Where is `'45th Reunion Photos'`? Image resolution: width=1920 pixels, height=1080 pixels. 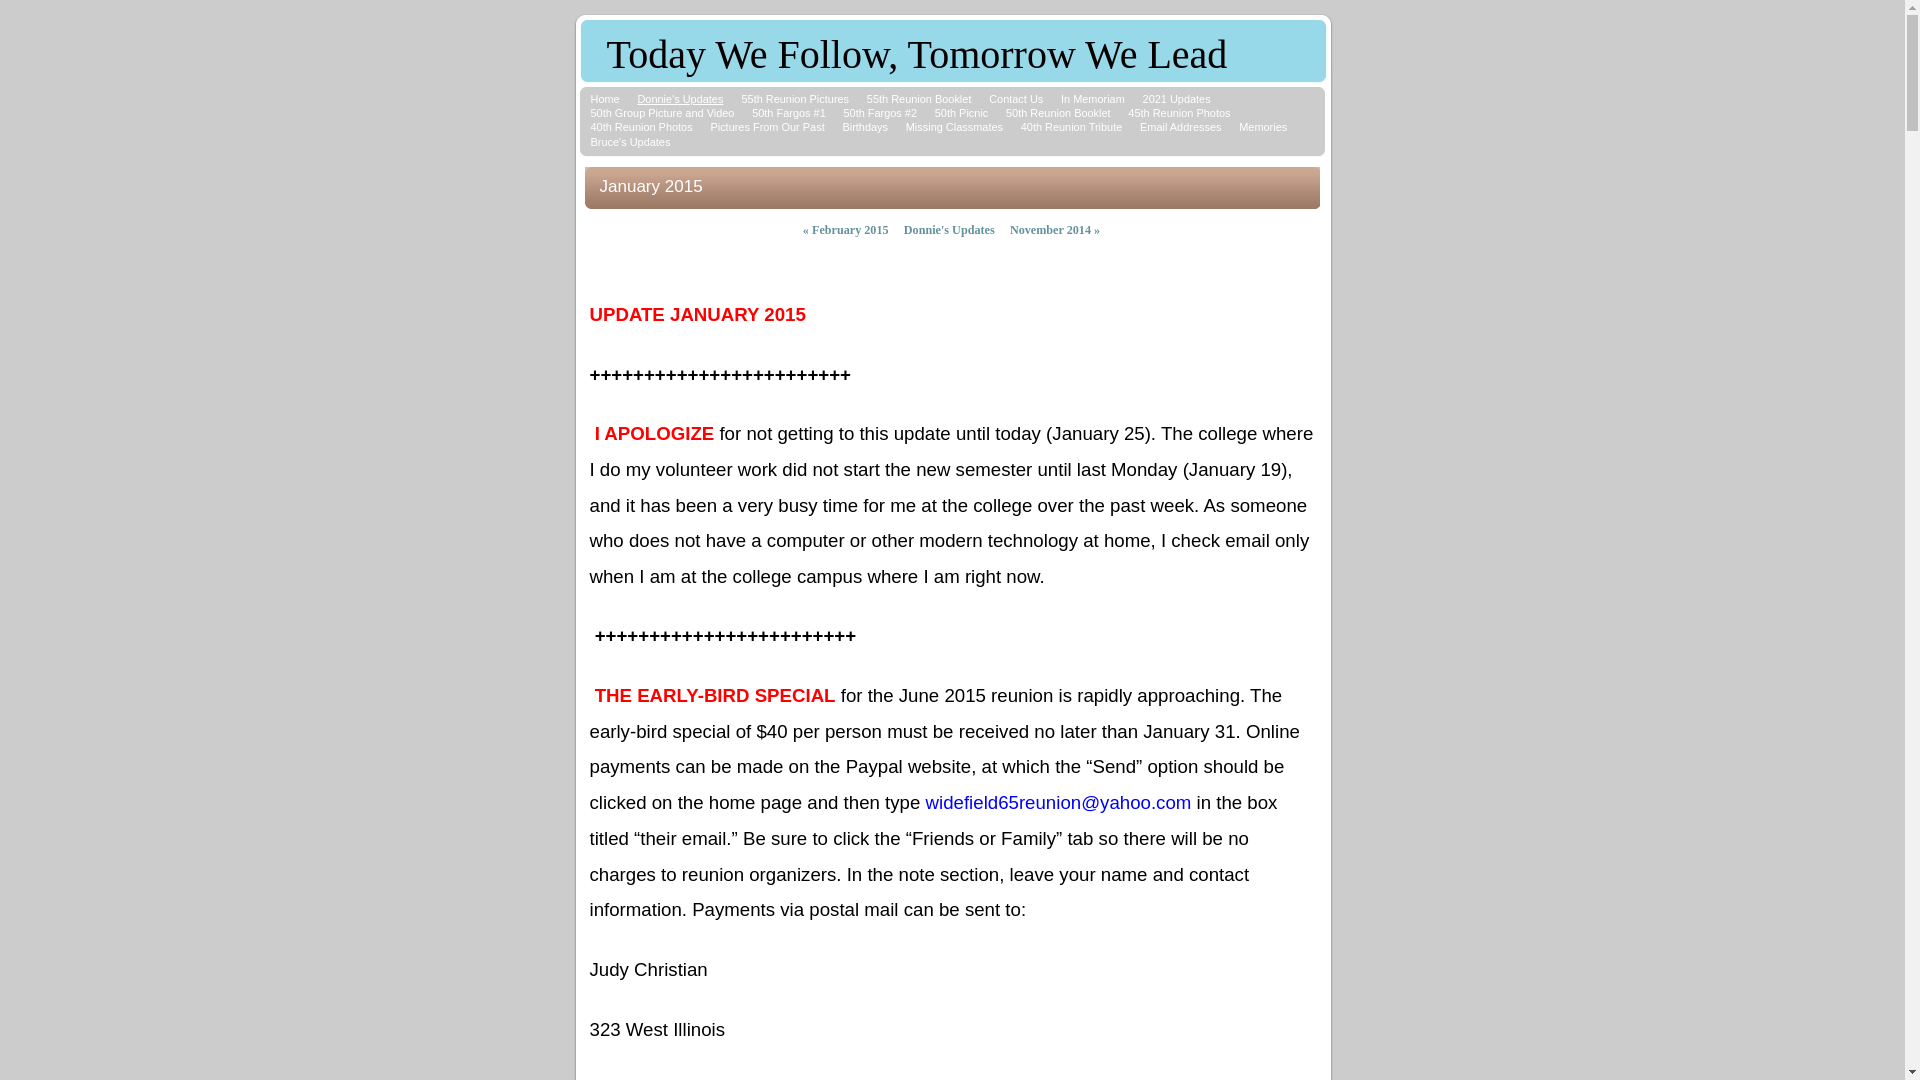
'45th Reunion Photos' is located at coordinates (1179, 112).